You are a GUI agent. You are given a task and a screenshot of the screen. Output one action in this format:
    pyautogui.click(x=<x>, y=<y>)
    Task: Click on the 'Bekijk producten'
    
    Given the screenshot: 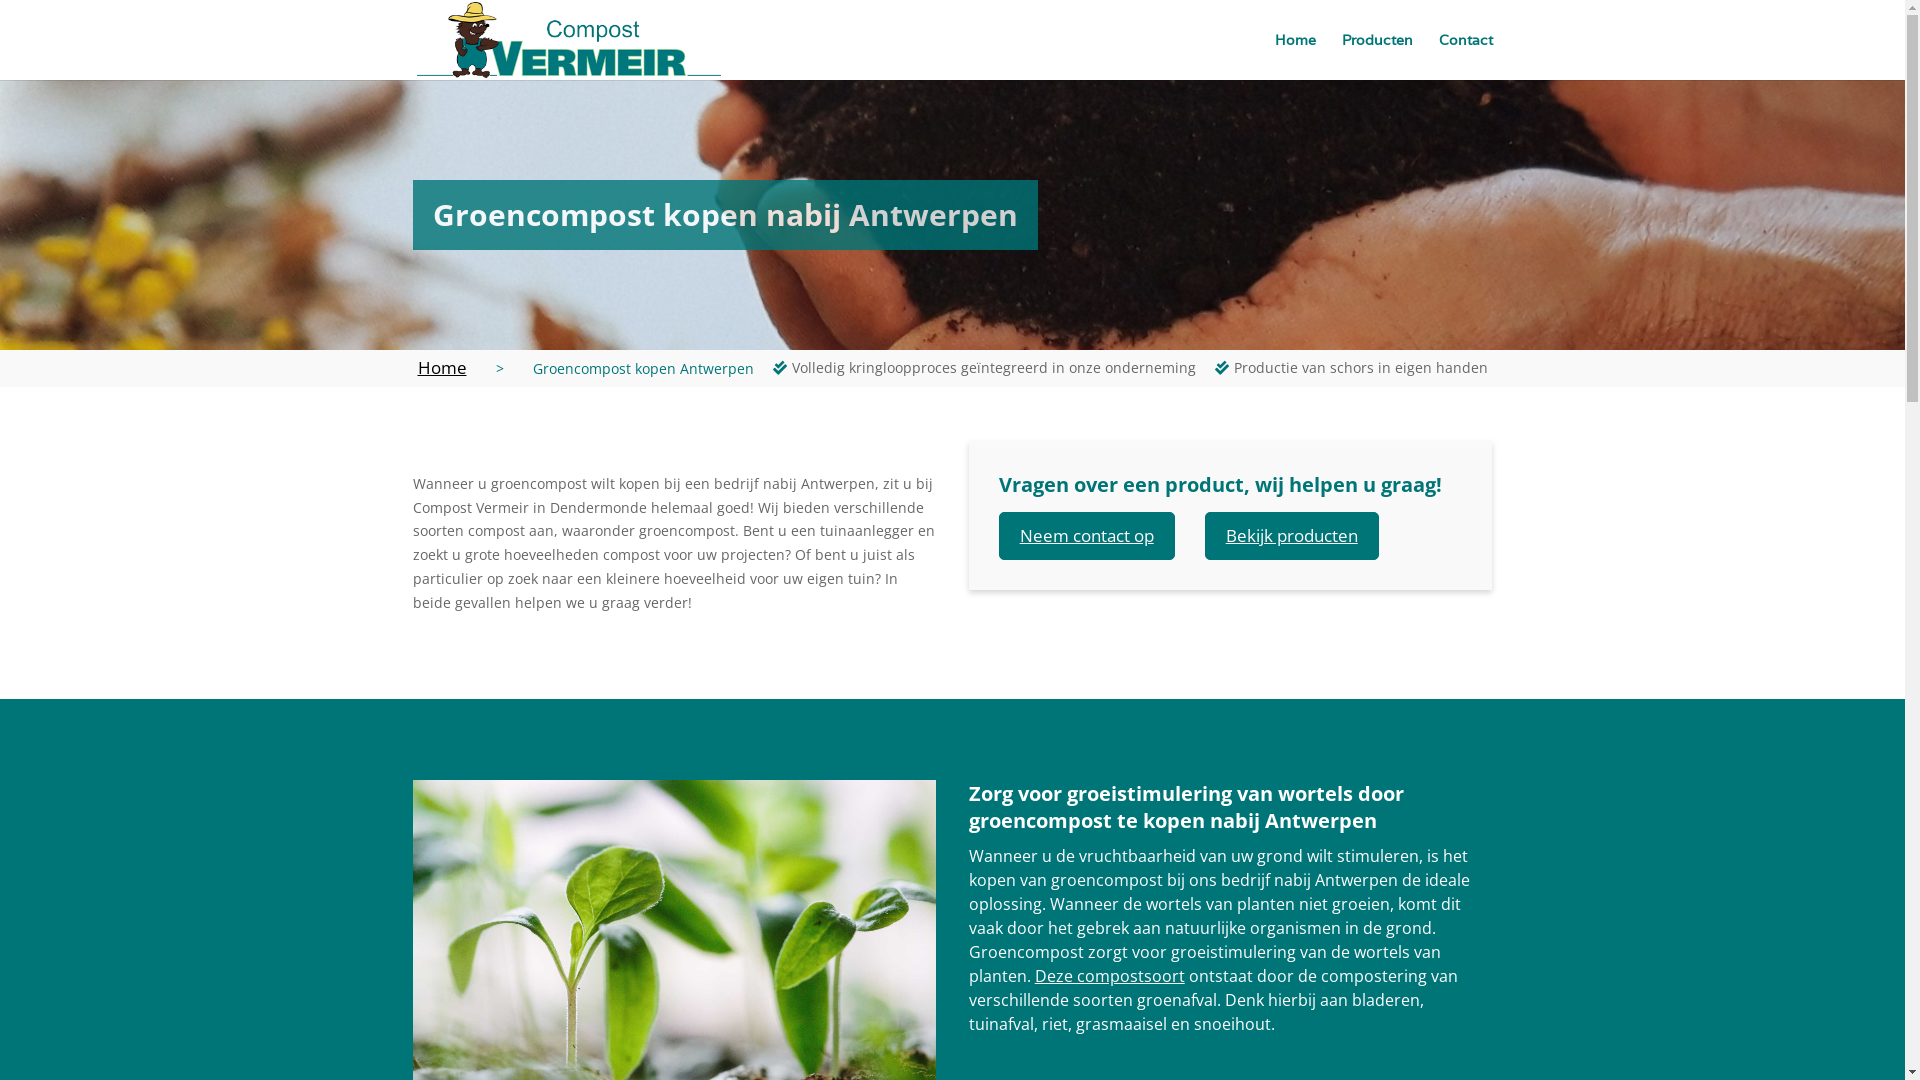 What is the action you would take?
    pyautogui.click(x=1291, y=535)
    